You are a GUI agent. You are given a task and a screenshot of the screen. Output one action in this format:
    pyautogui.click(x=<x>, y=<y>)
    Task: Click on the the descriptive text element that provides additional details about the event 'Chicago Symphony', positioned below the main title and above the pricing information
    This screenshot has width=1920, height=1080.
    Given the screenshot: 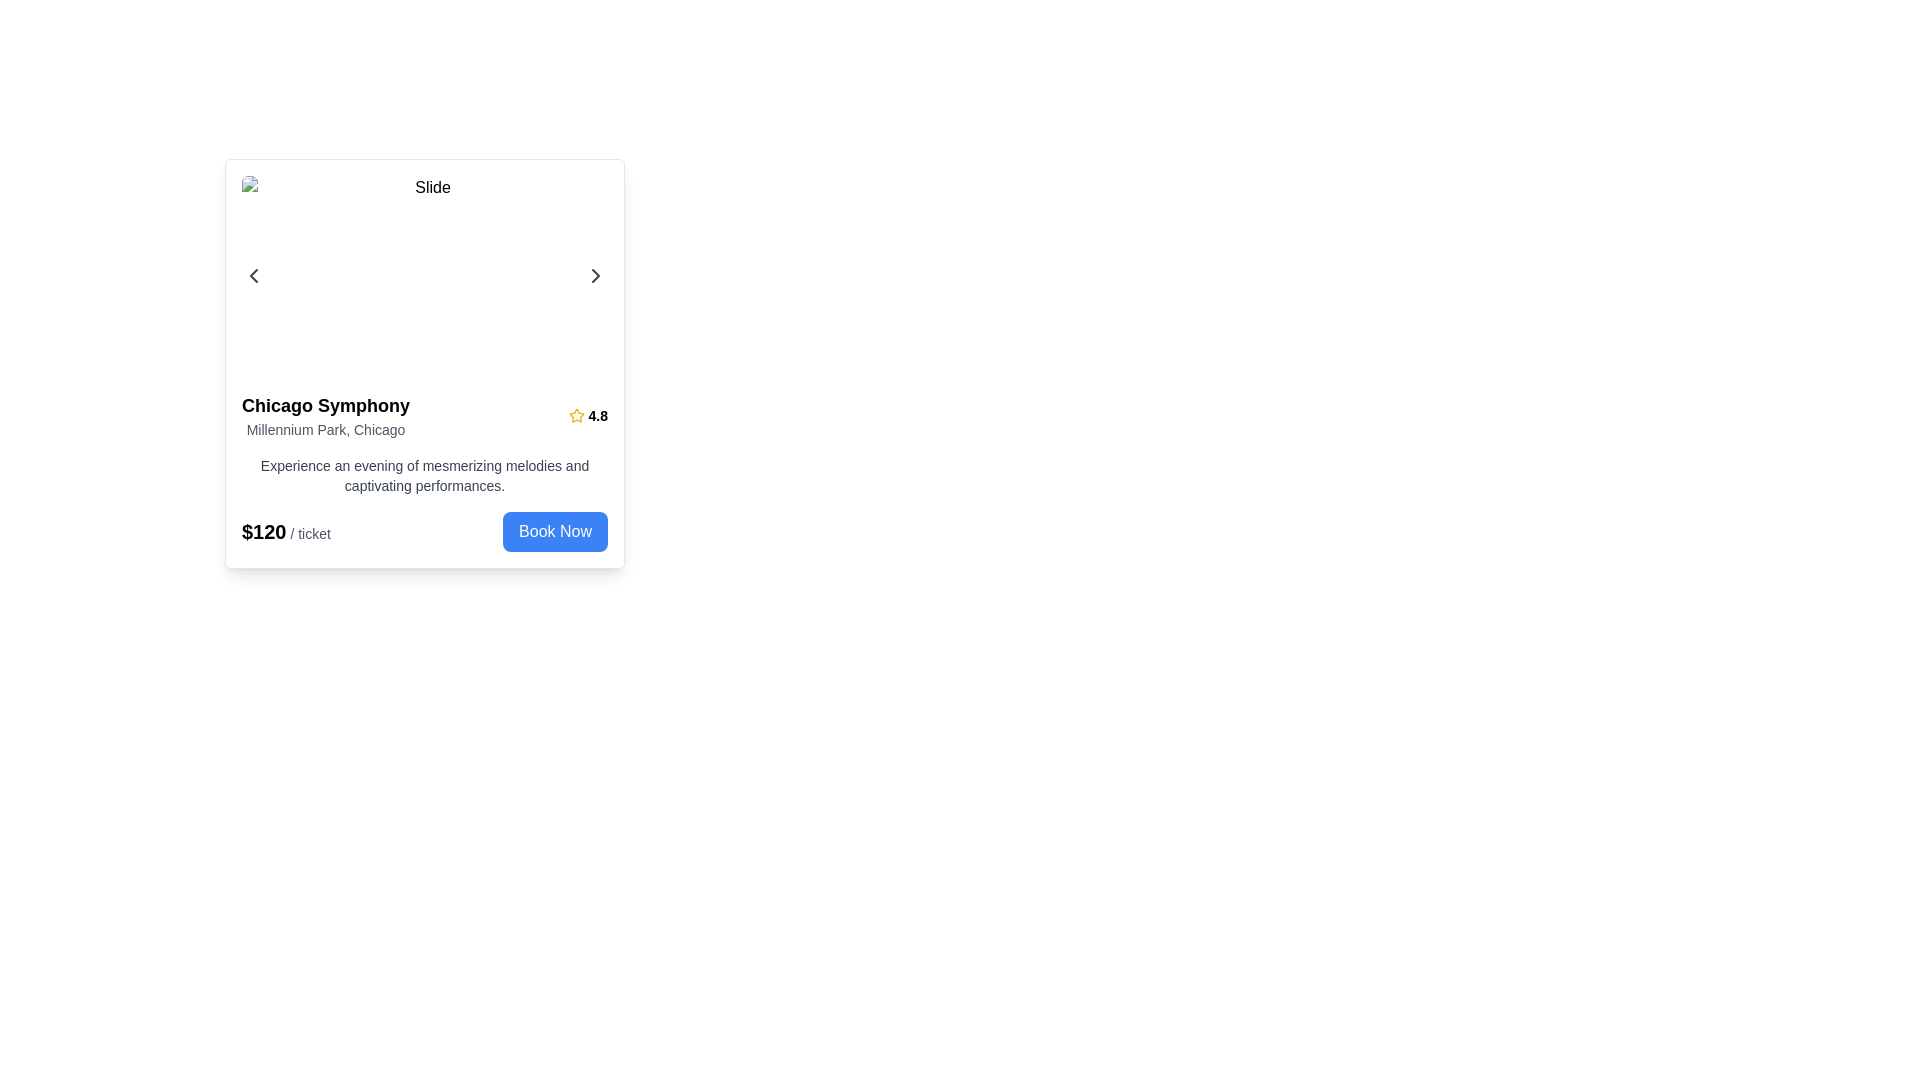 What is the action you would take?
    pyautogui.click(x=424, y=475)
    